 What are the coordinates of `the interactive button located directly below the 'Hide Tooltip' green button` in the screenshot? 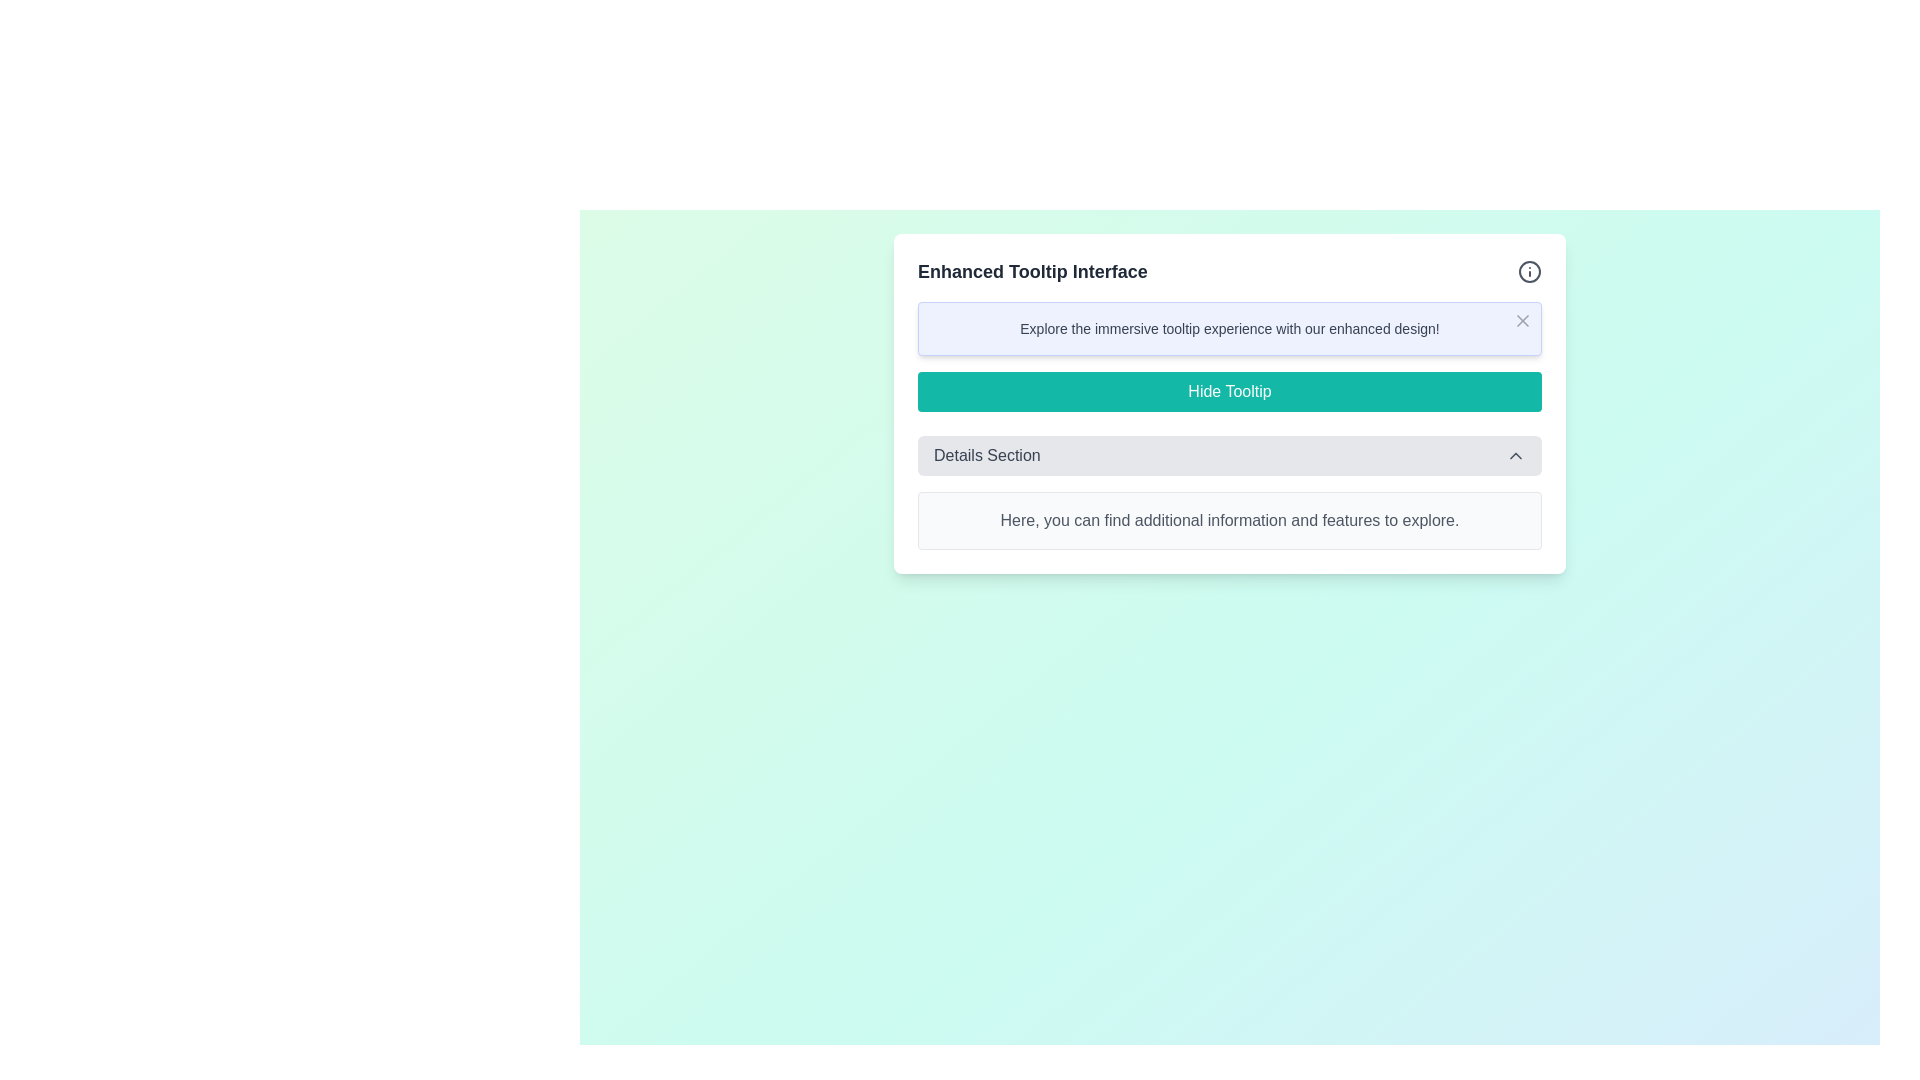 It's located at (1228, 455).